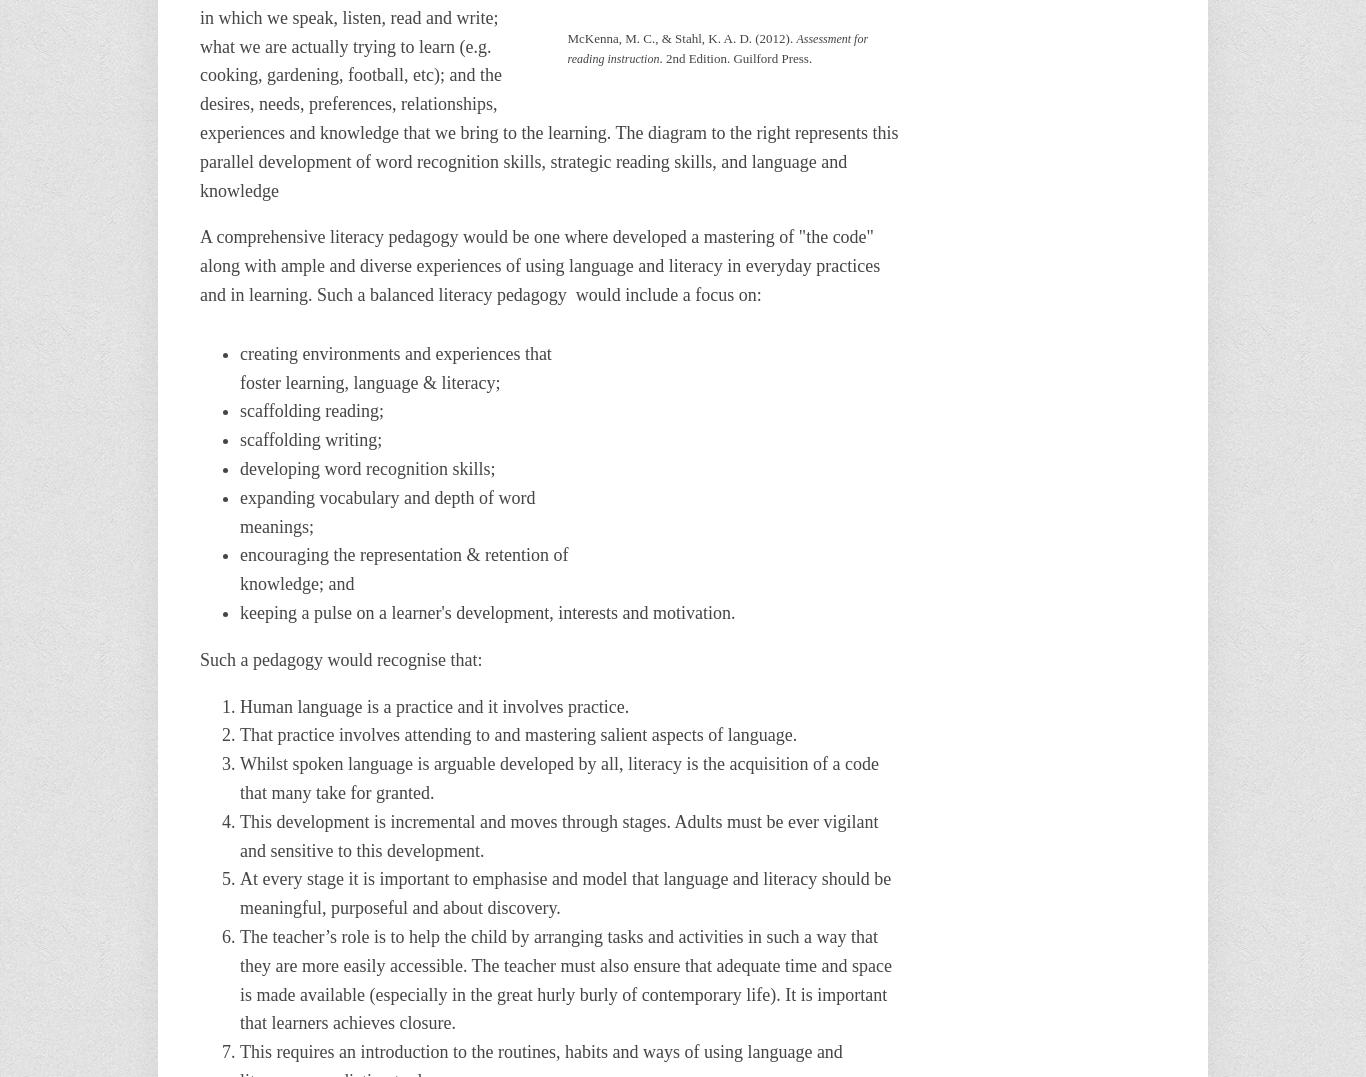 This screenshot has height=1077, width=1366. What do you see at coordinates (311, 410) in the screenshot?
I see `'scaffolding reading;'` at bounding box center [311, 410].